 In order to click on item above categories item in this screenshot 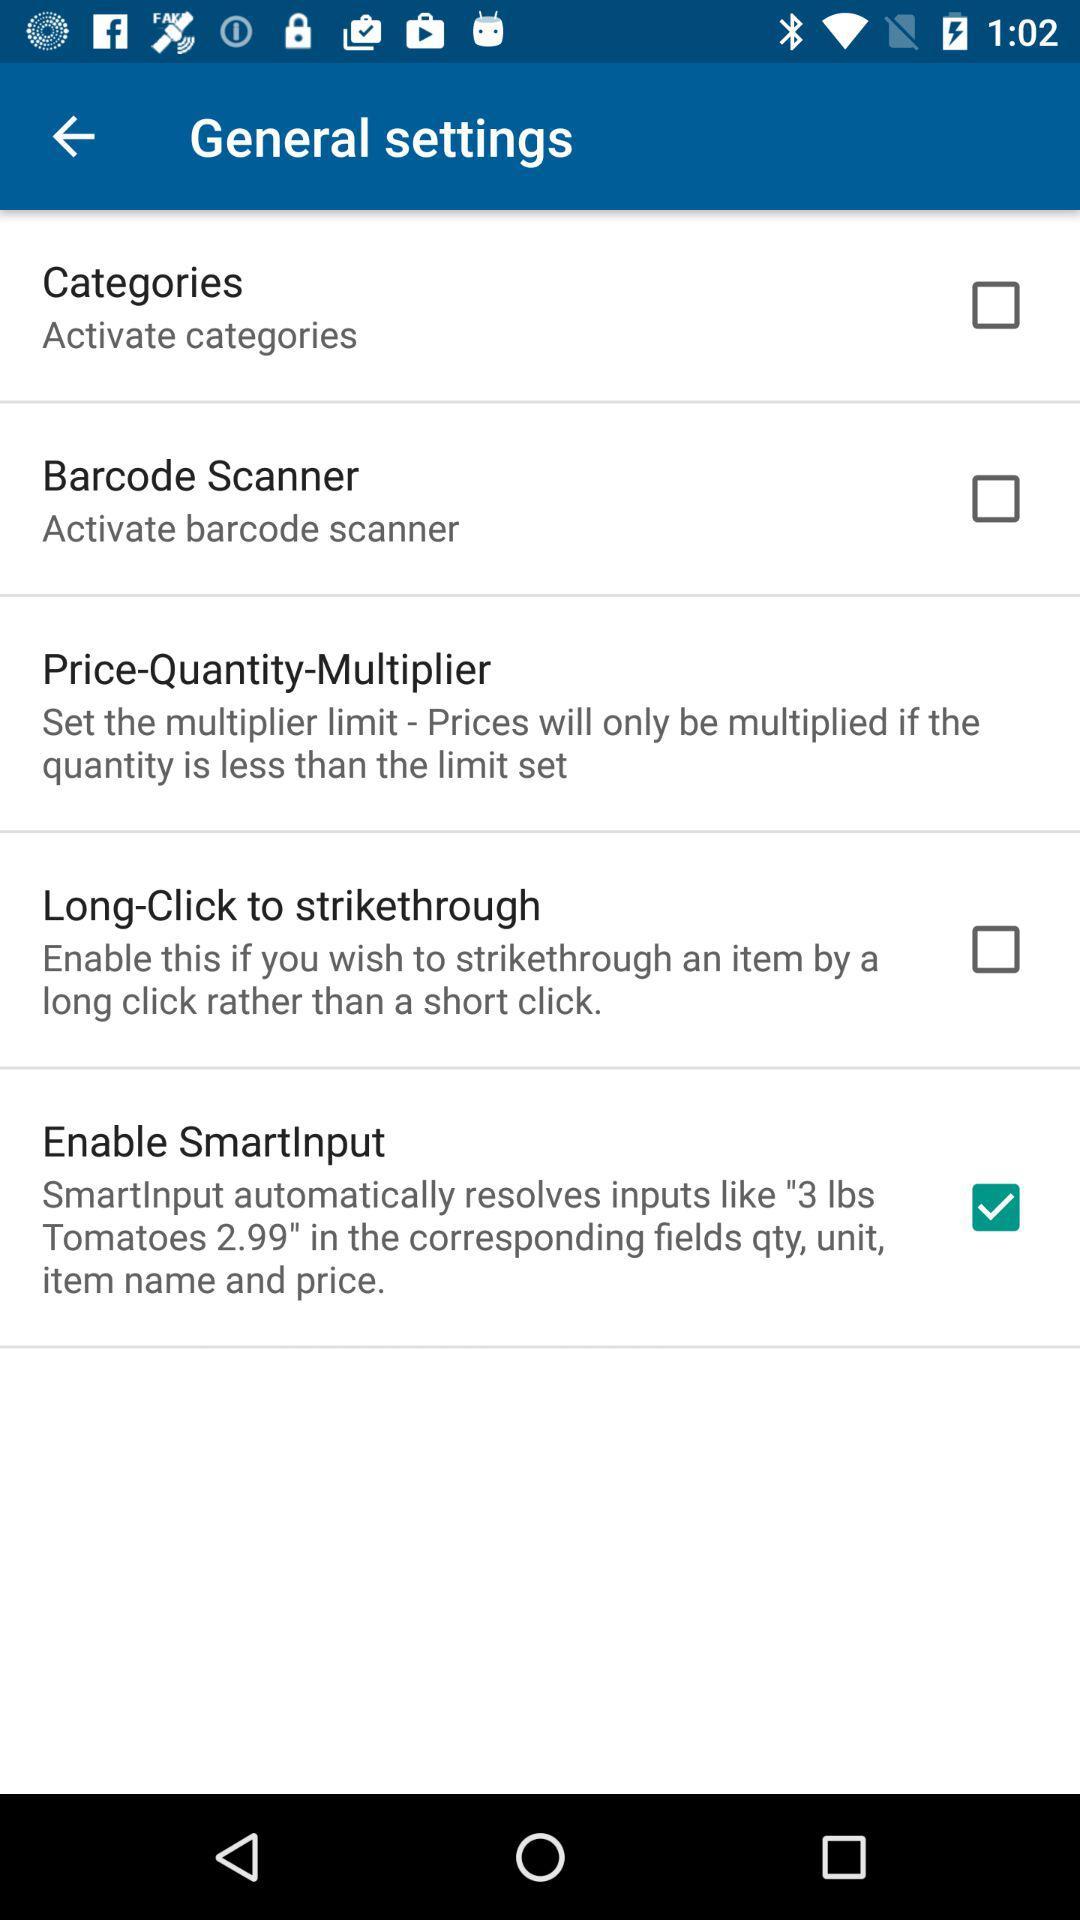, I will do `click(72, 135)`.